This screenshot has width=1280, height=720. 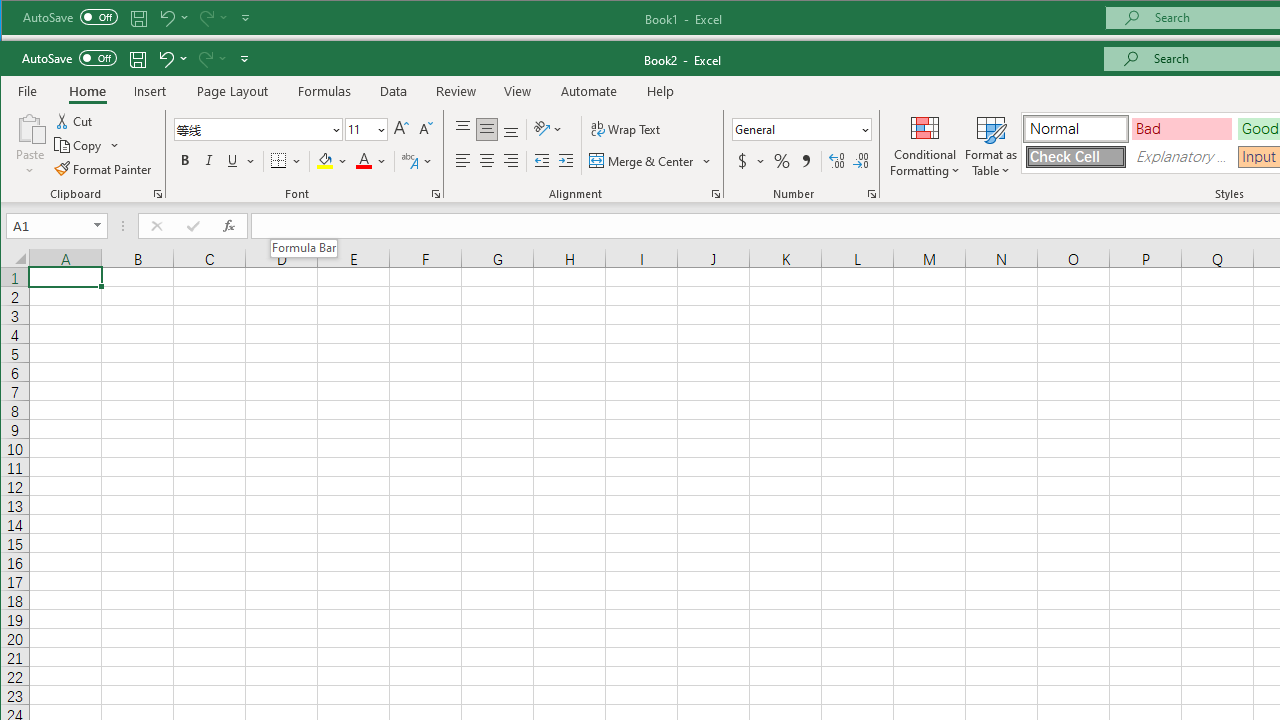 I want to click on 'Paste', so click(x=30, y=144).